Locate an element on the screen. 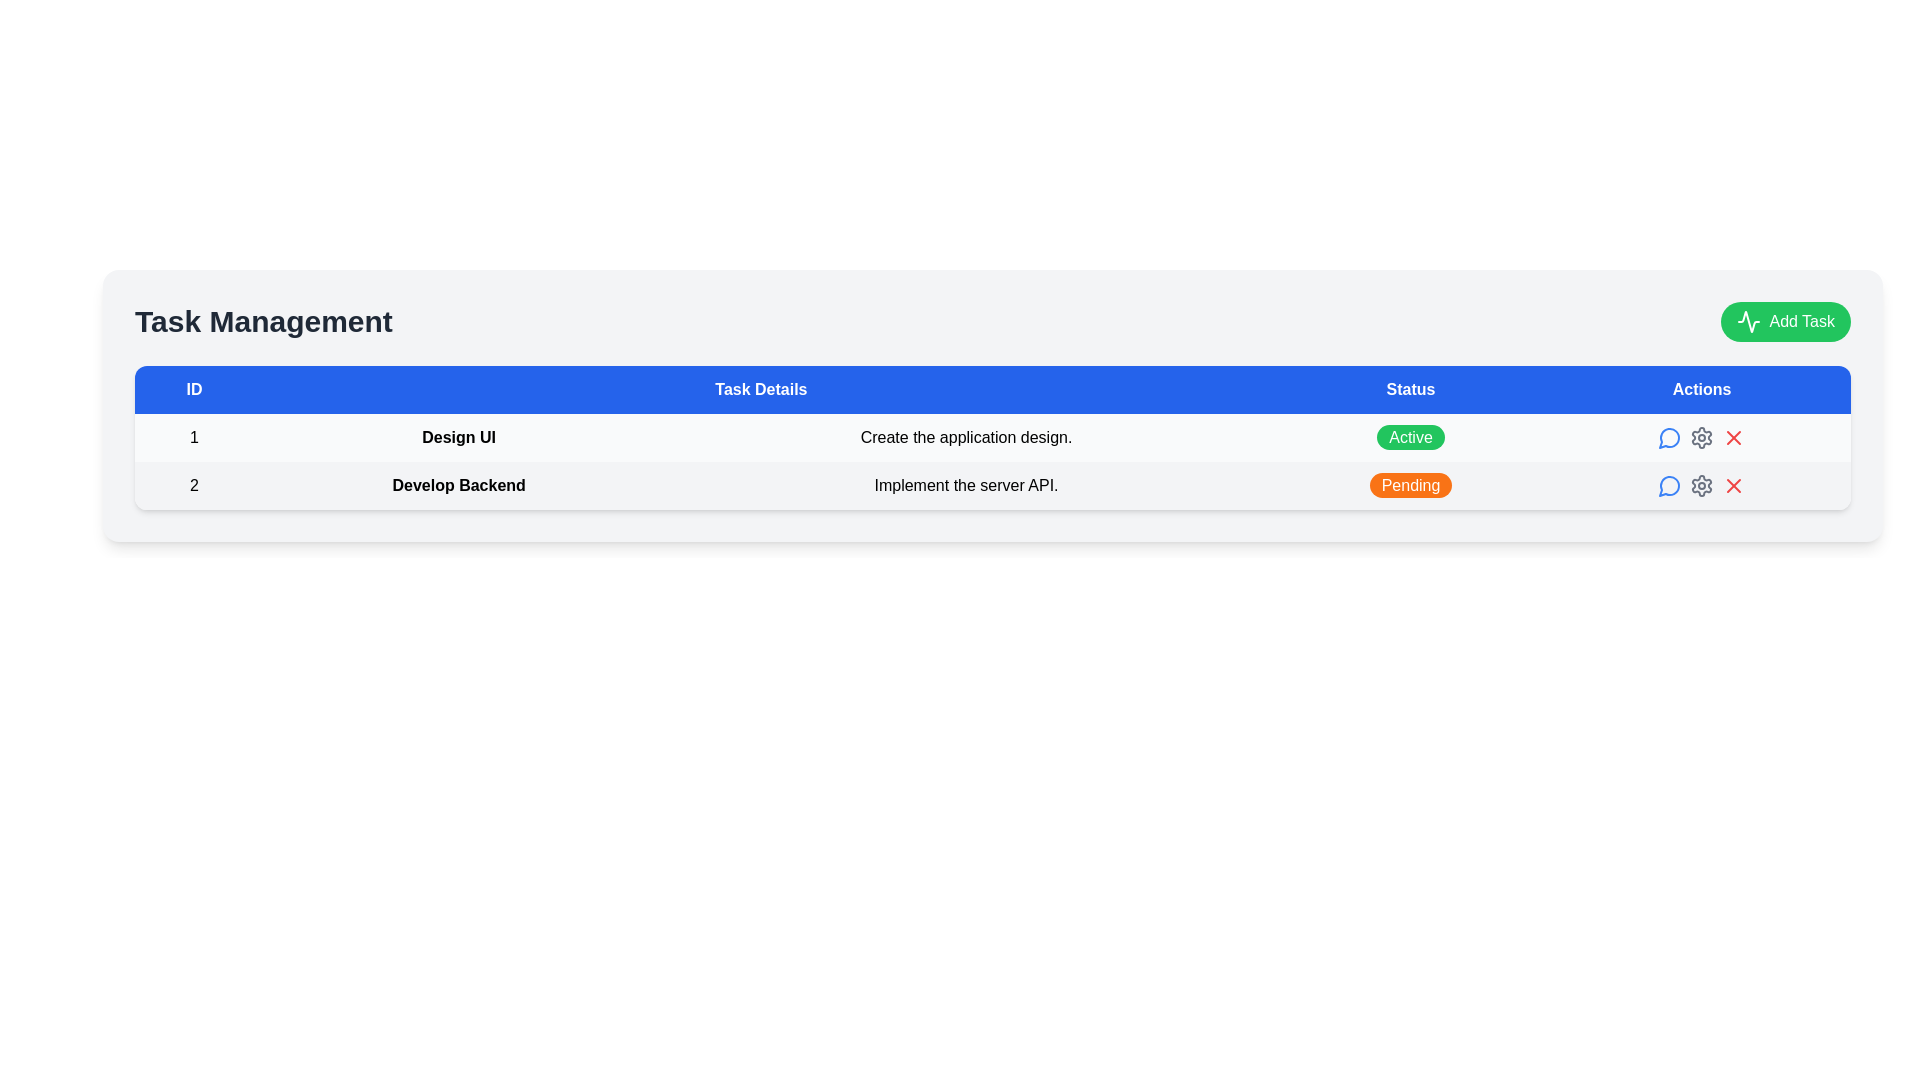  the circular blue icon with a speech bubble outline located in the 'Actions' column of the first row in the table to change its color is located at coordinates (1670, 437).